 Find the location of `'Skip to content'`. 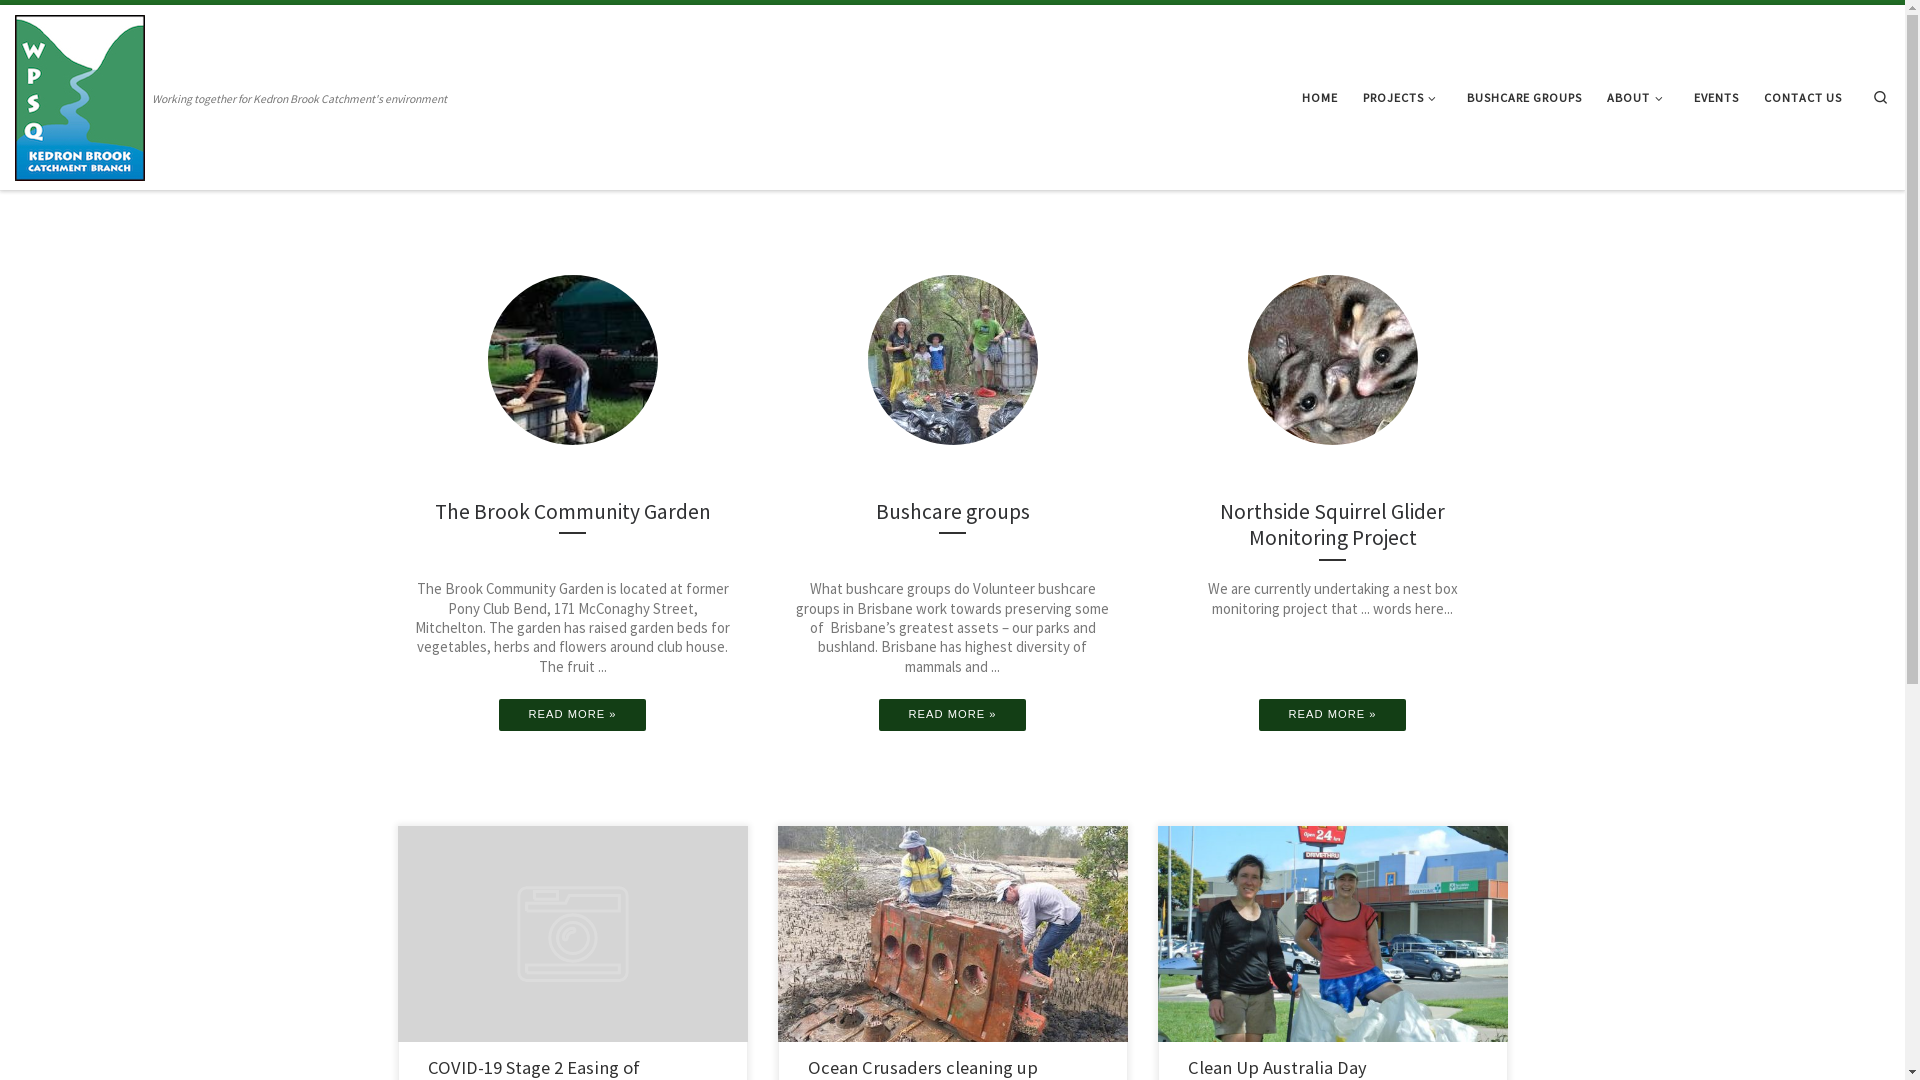

'Skip to content' is located at coordinates (4, 27).